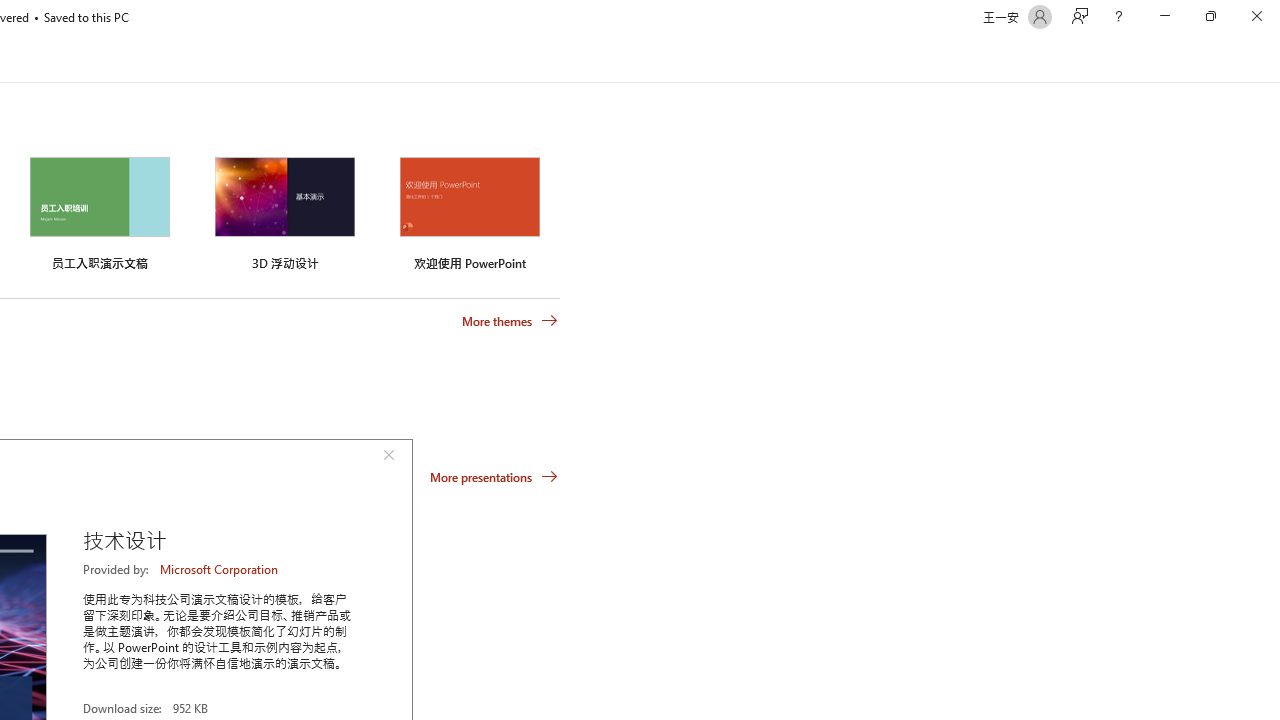 This screenshot has width=1280, height=720. I want to click on 'More presentations', so click(494, 477).